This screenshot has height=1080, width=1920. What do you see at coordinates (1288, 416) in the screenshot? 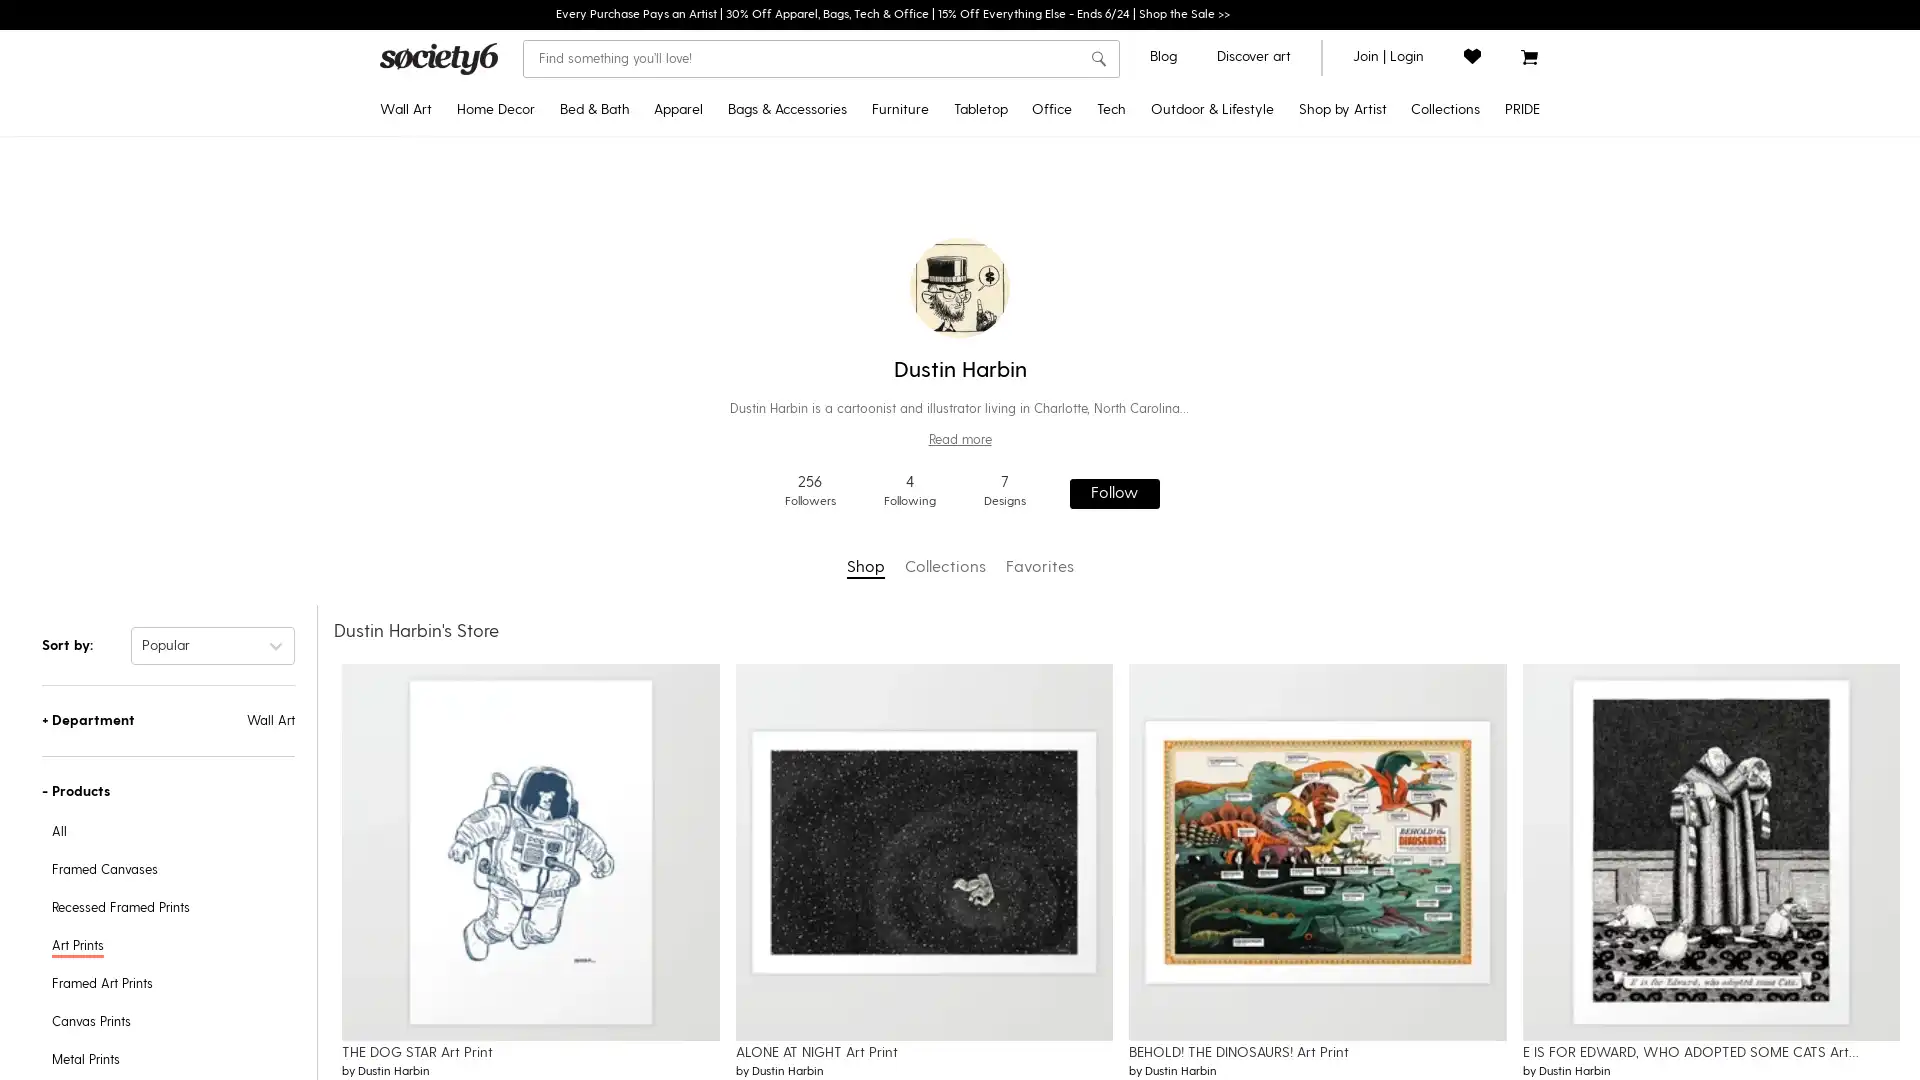
I see `Artist Holiday Series` at bounding box center [1288, 416].